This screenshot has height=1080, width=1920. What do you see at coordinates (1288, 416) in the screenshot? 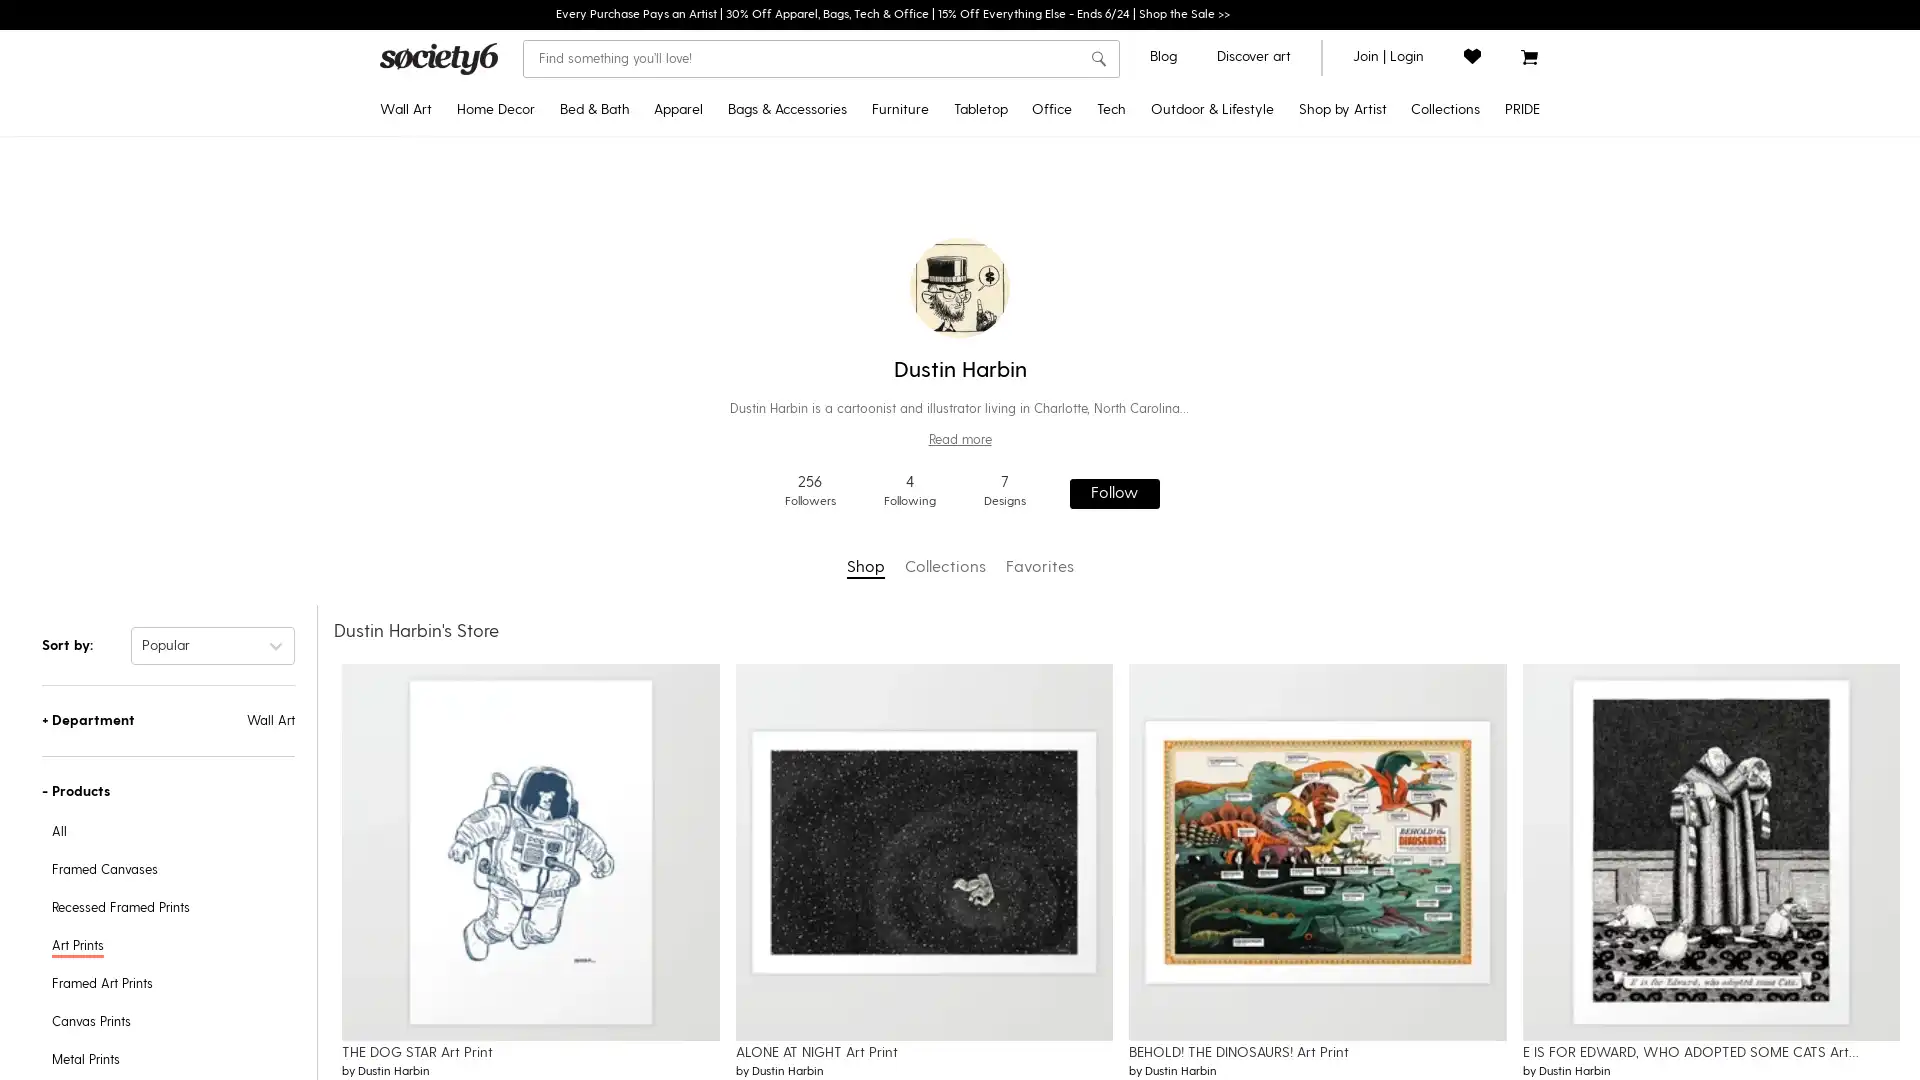
I see `Artist Holiday Series` at bounding box center [1288, 416].